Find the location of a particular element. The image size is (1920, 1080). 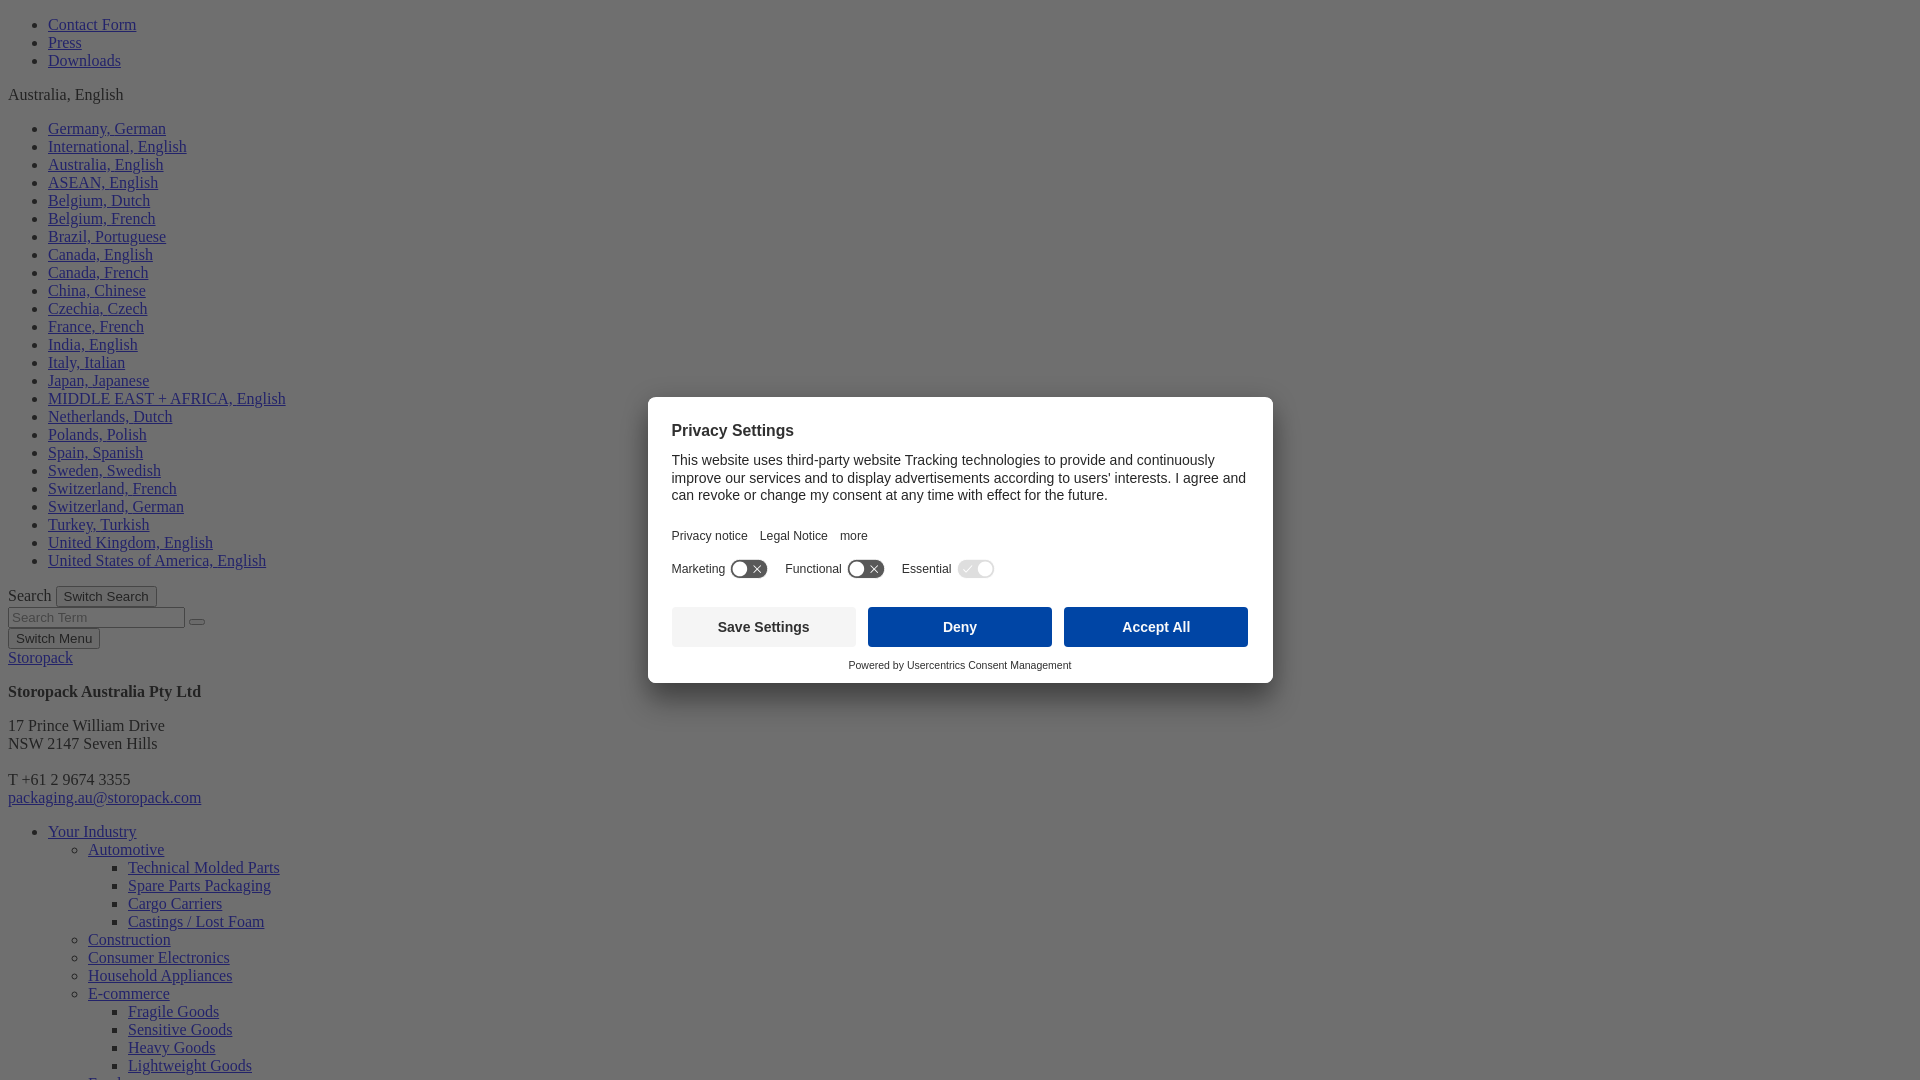

'France, French' is located at coordinates (95, 325).